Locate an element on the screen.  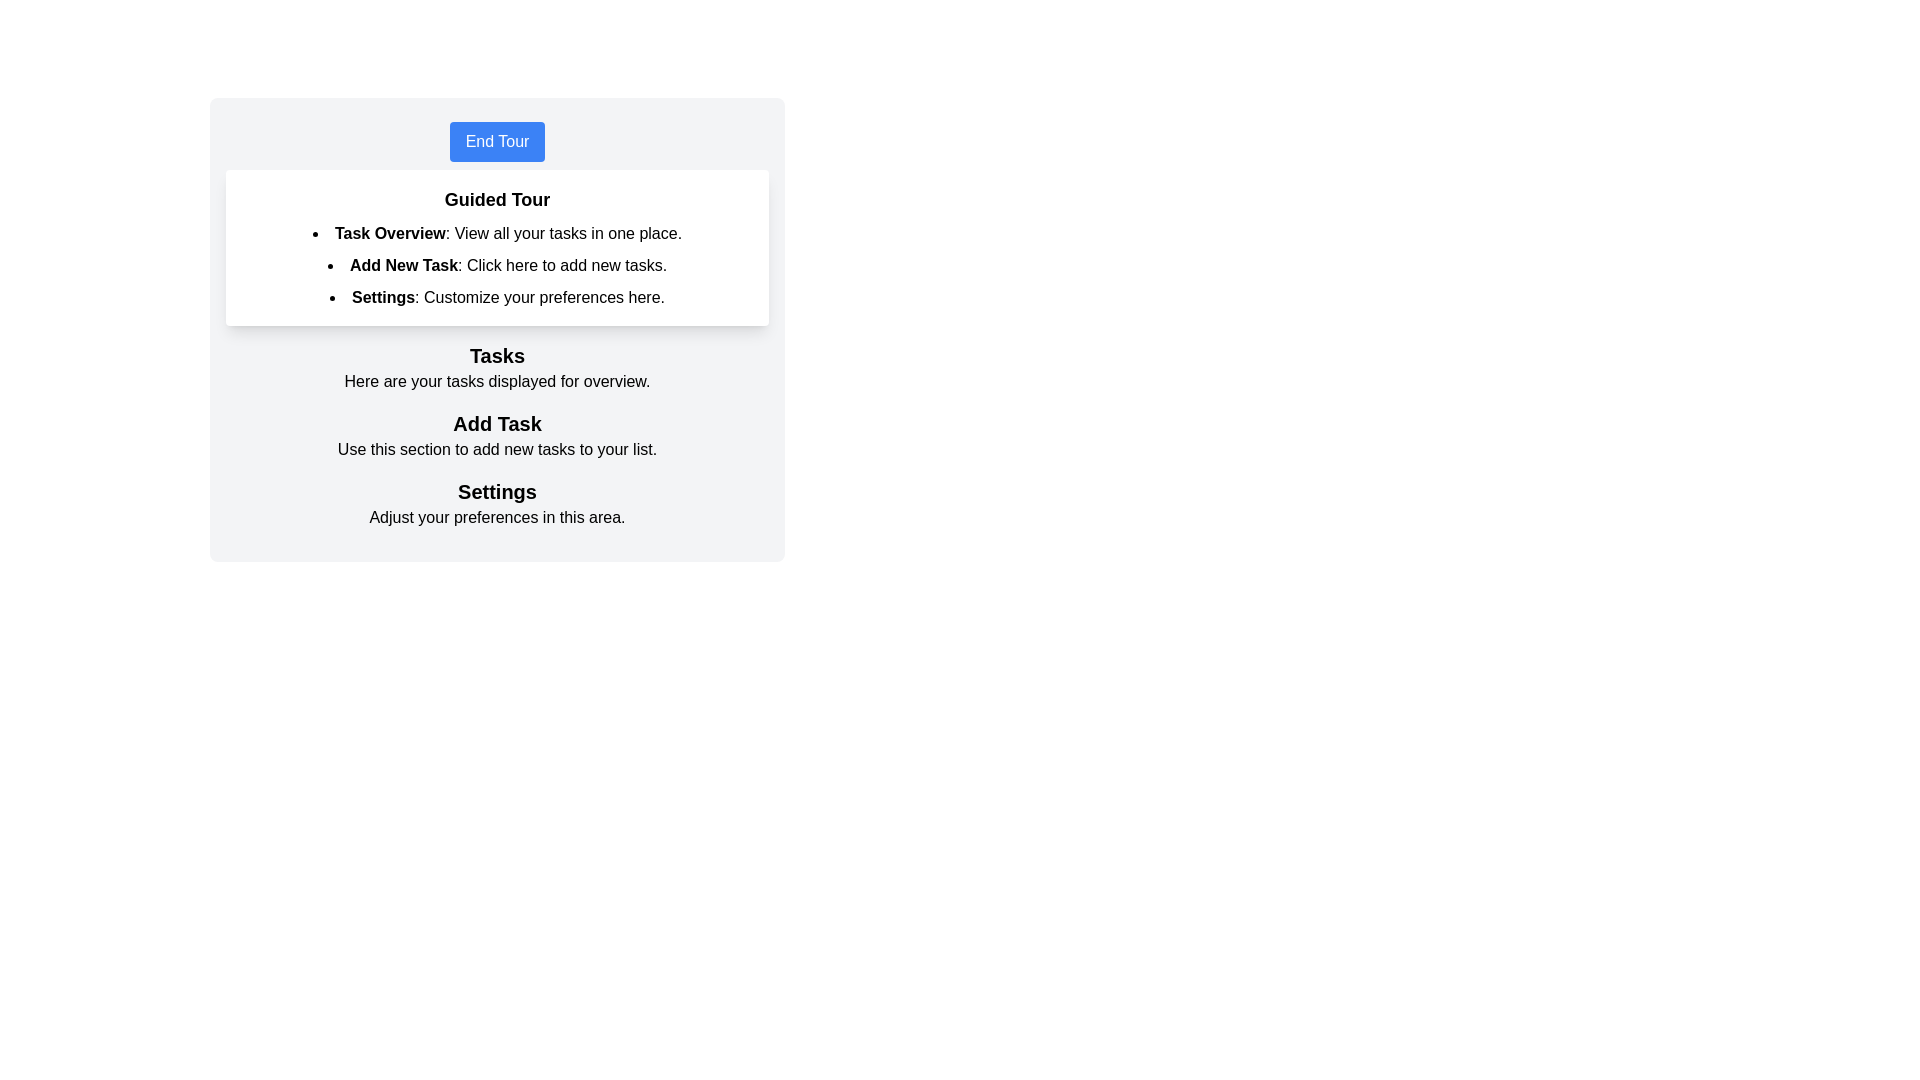
the informative text label that introduces setting-related content in the guided tour, which is the third item in the bulleted list under the heading 'Guided Tour' is located at coordinates (383, 297).